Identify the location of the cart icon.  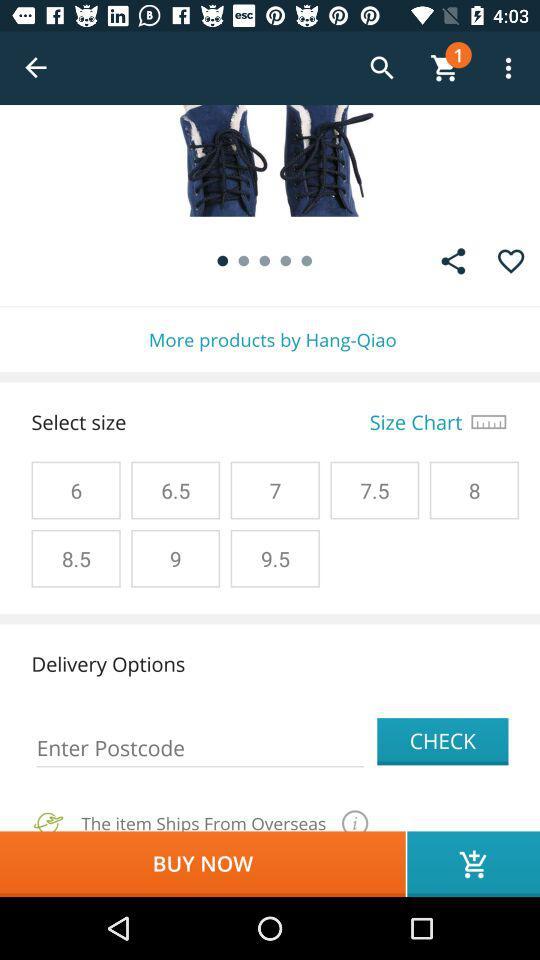
(472, 863).